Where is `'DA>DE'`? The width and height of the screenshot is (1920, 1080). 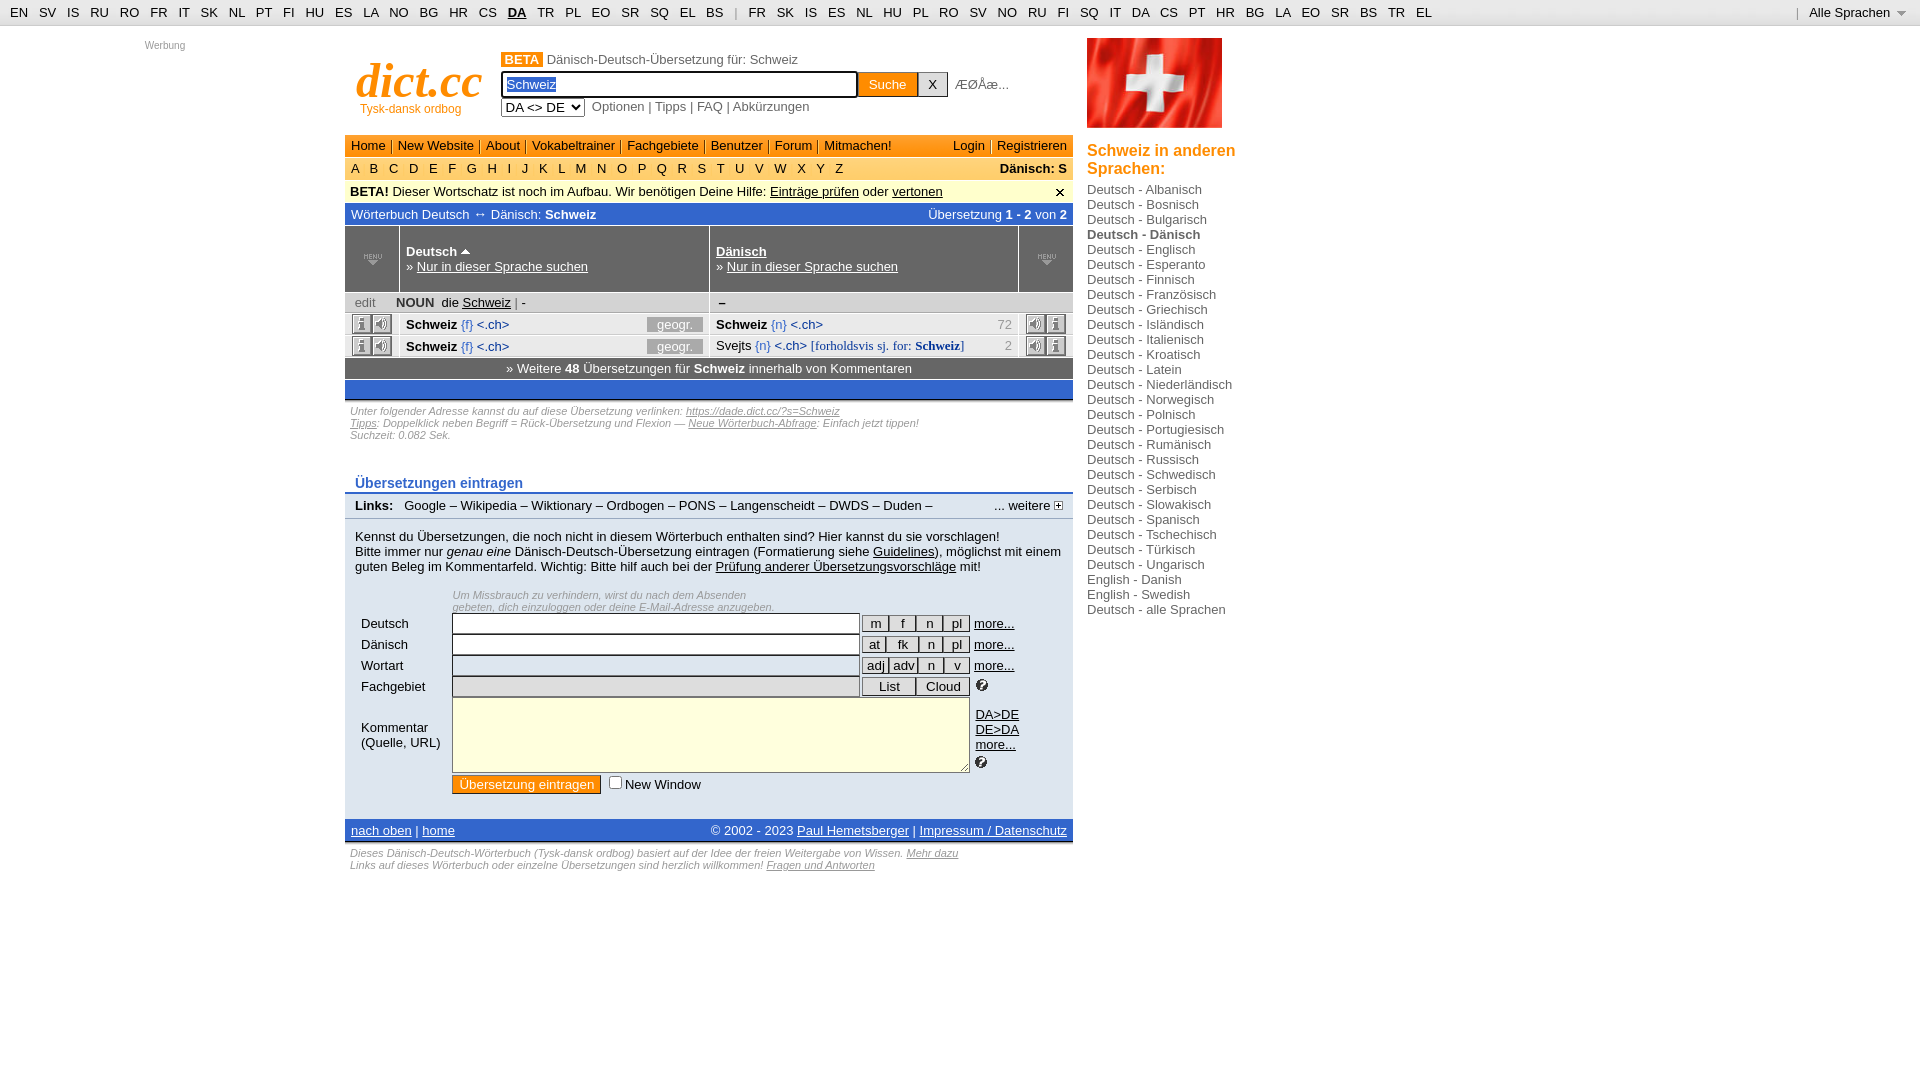 'DA>DE' is located at coordinates (997, 713).